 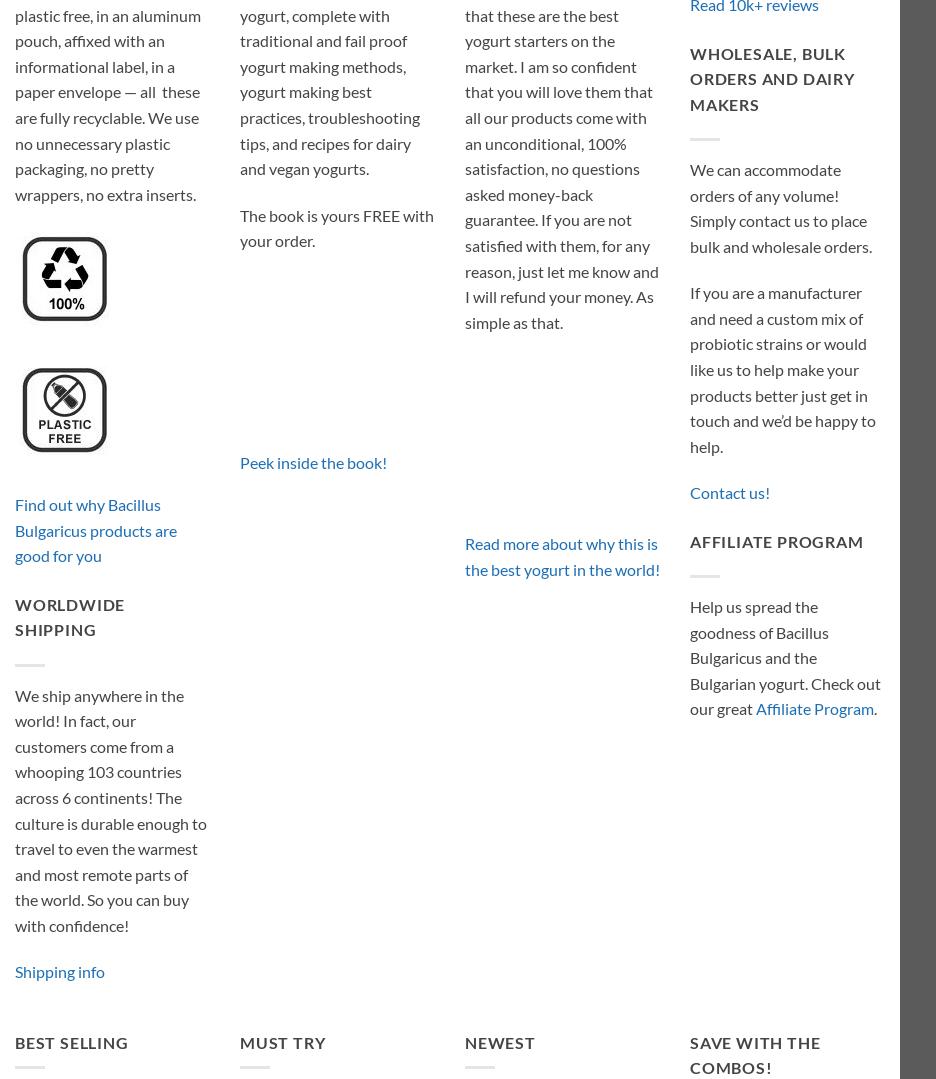 I want to click on 'Peek inside the book!', so click(x=312, y=460).